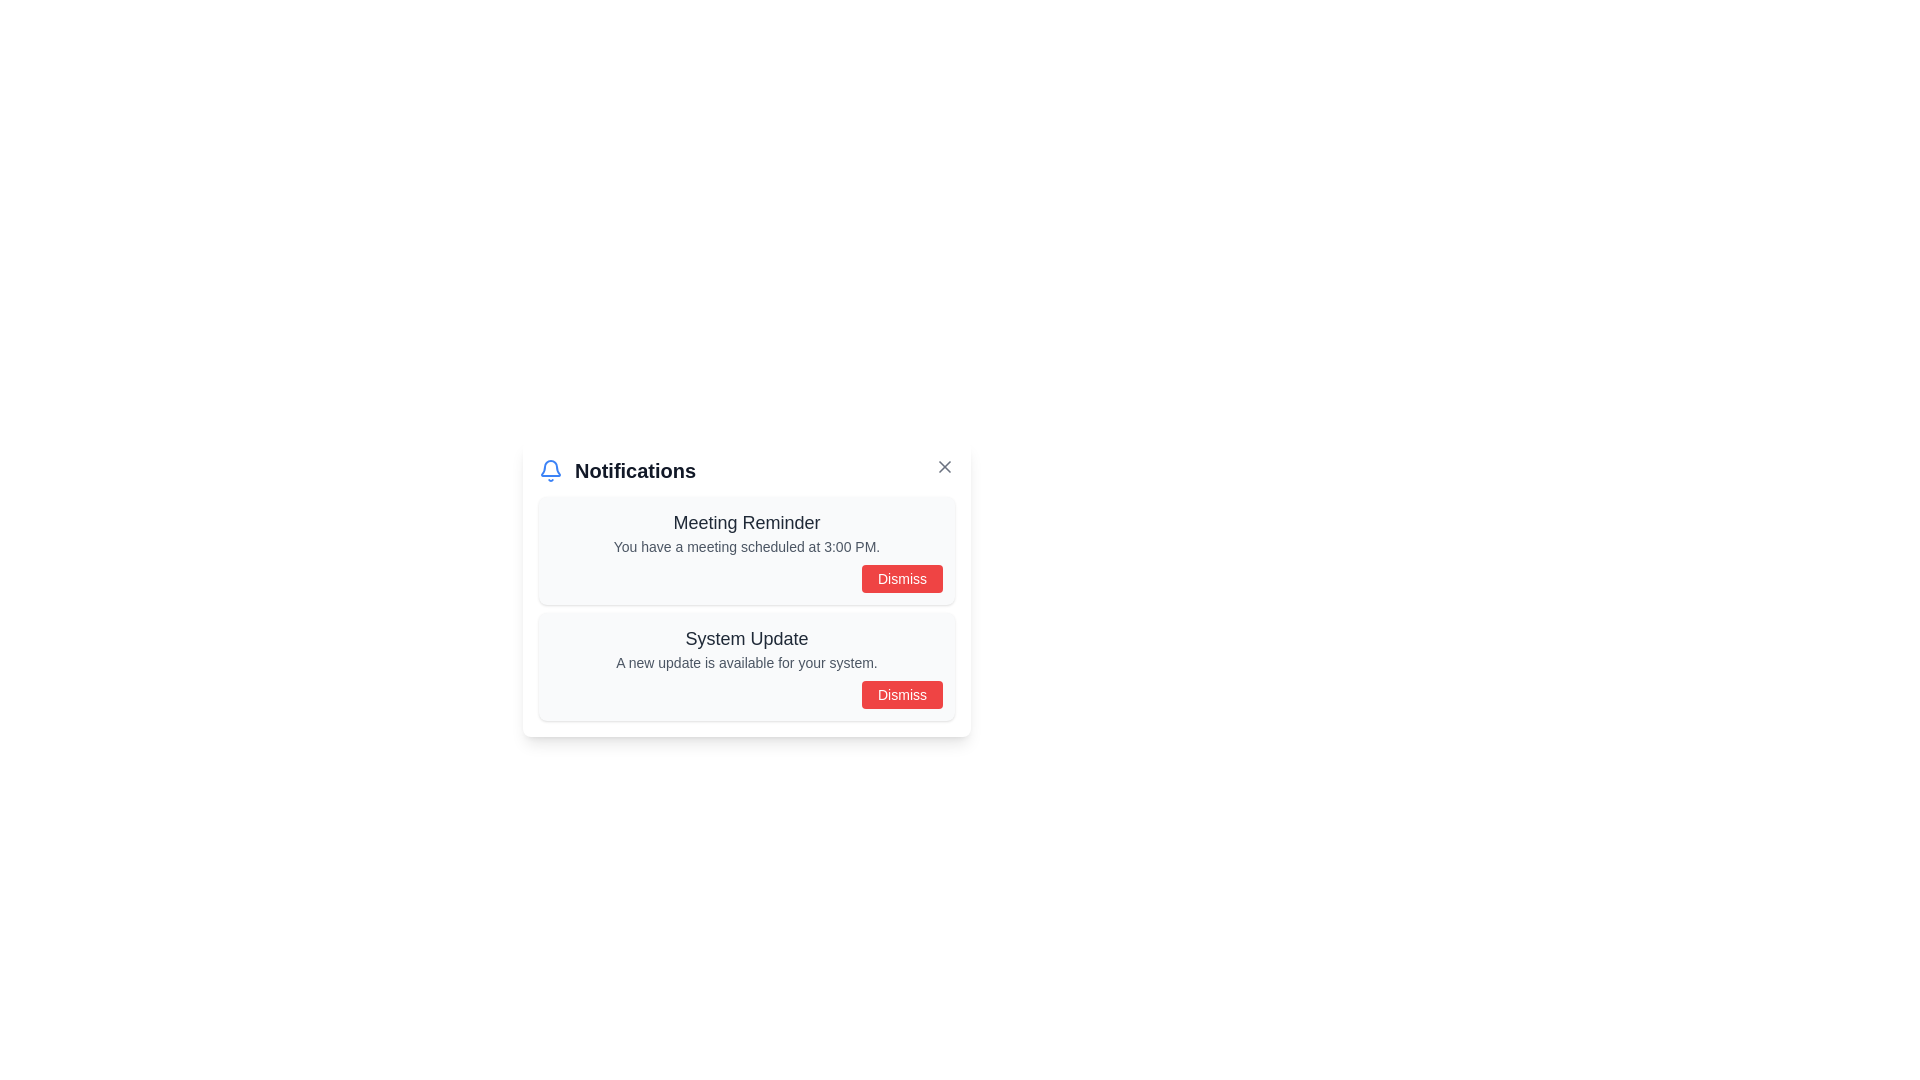  I want to click on the Text Label that serves as the title for the notification box summarizing the content of the meeting reminder, so click(746, 522).